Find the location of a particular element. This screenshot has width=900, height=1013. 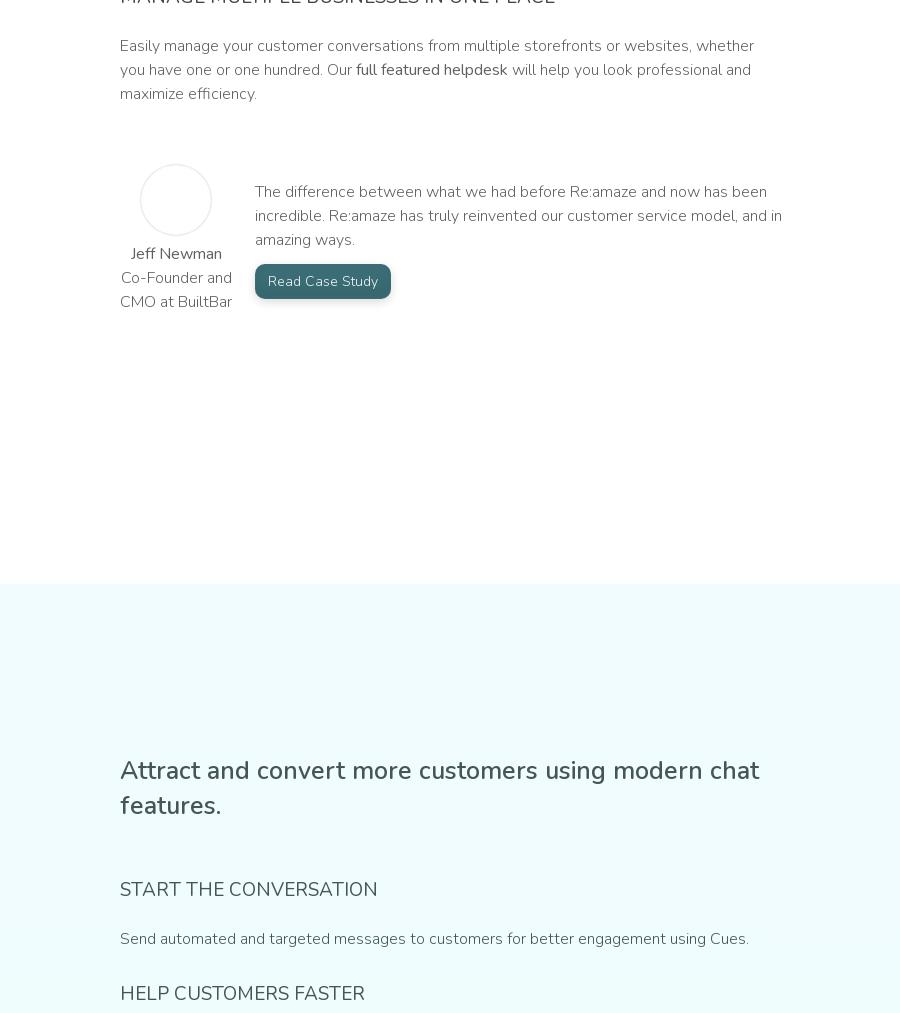

'Co-Founder and' is located at coordinates (119, 275).